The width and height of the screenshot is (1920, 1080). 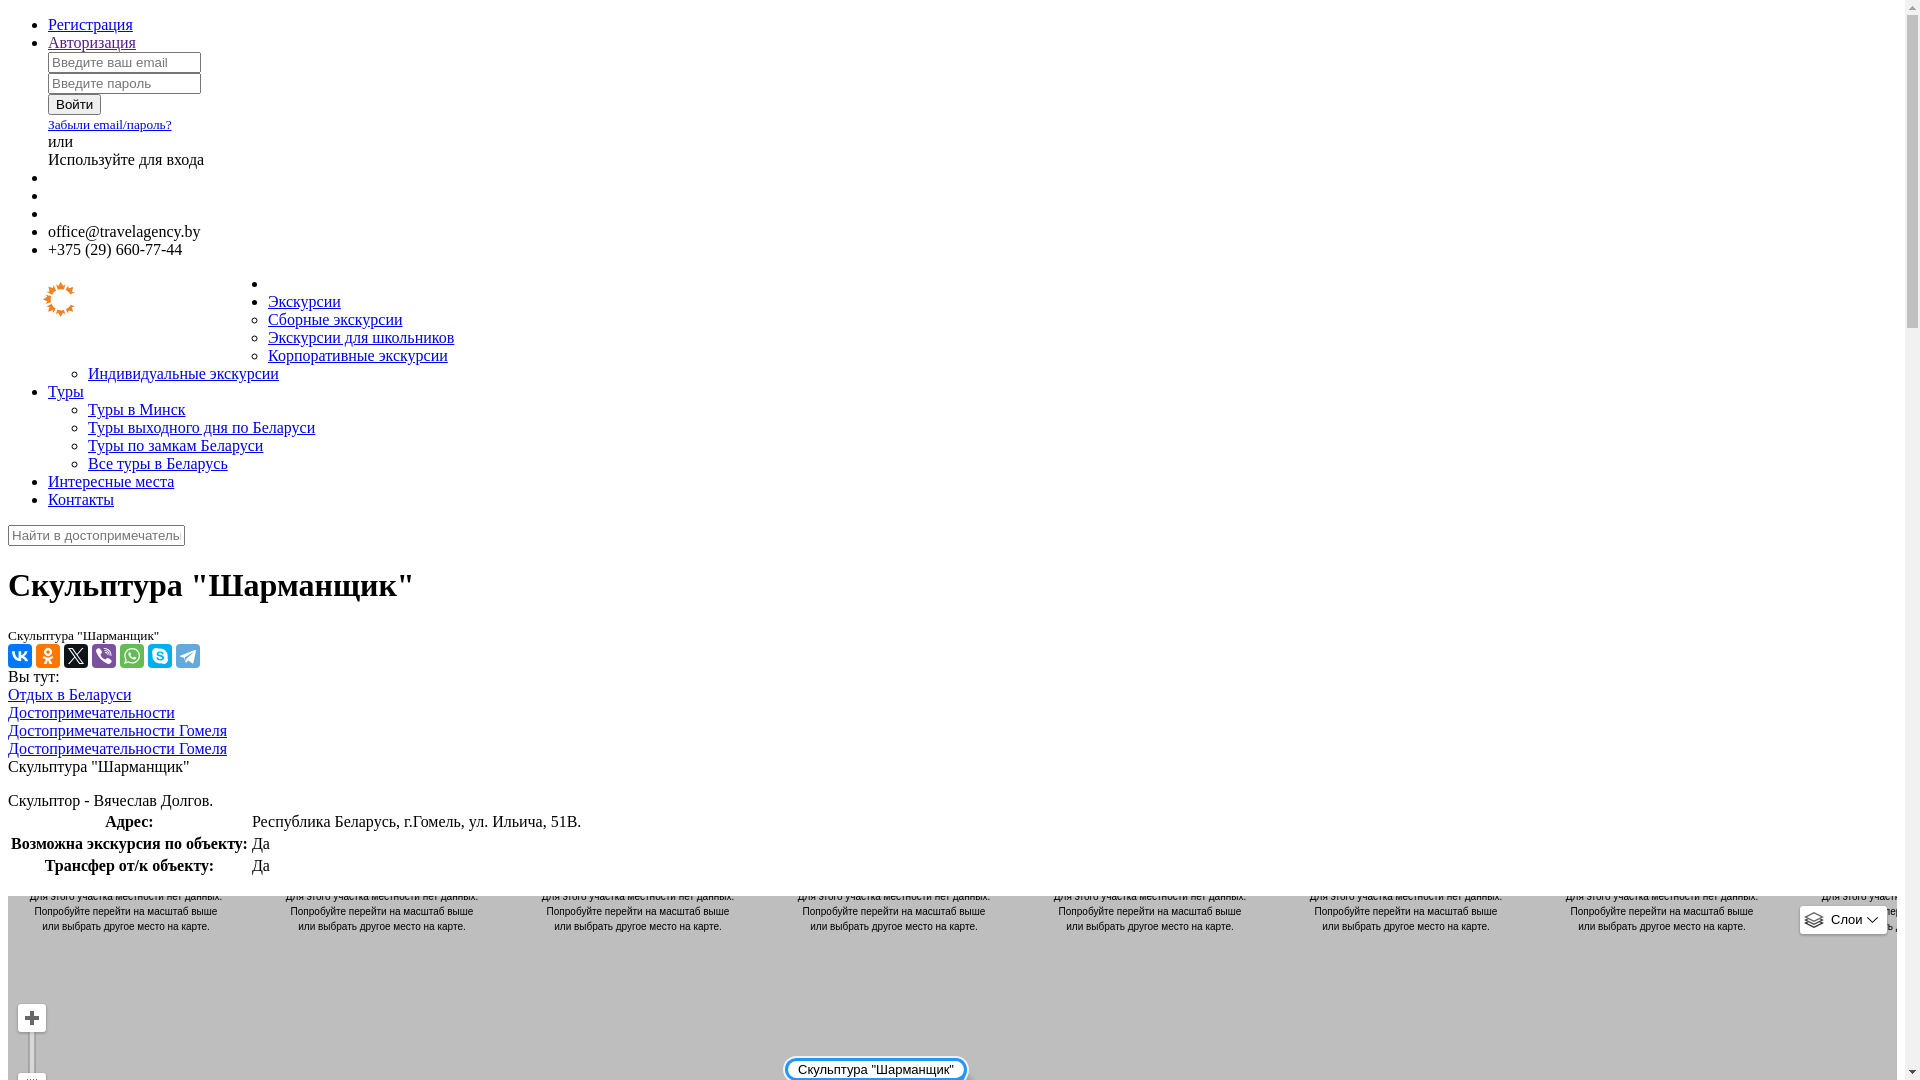 What do you see at coordinates (187, 655) in the screenshot?
I see `'Telegram'` at bounding box center [187, 655].